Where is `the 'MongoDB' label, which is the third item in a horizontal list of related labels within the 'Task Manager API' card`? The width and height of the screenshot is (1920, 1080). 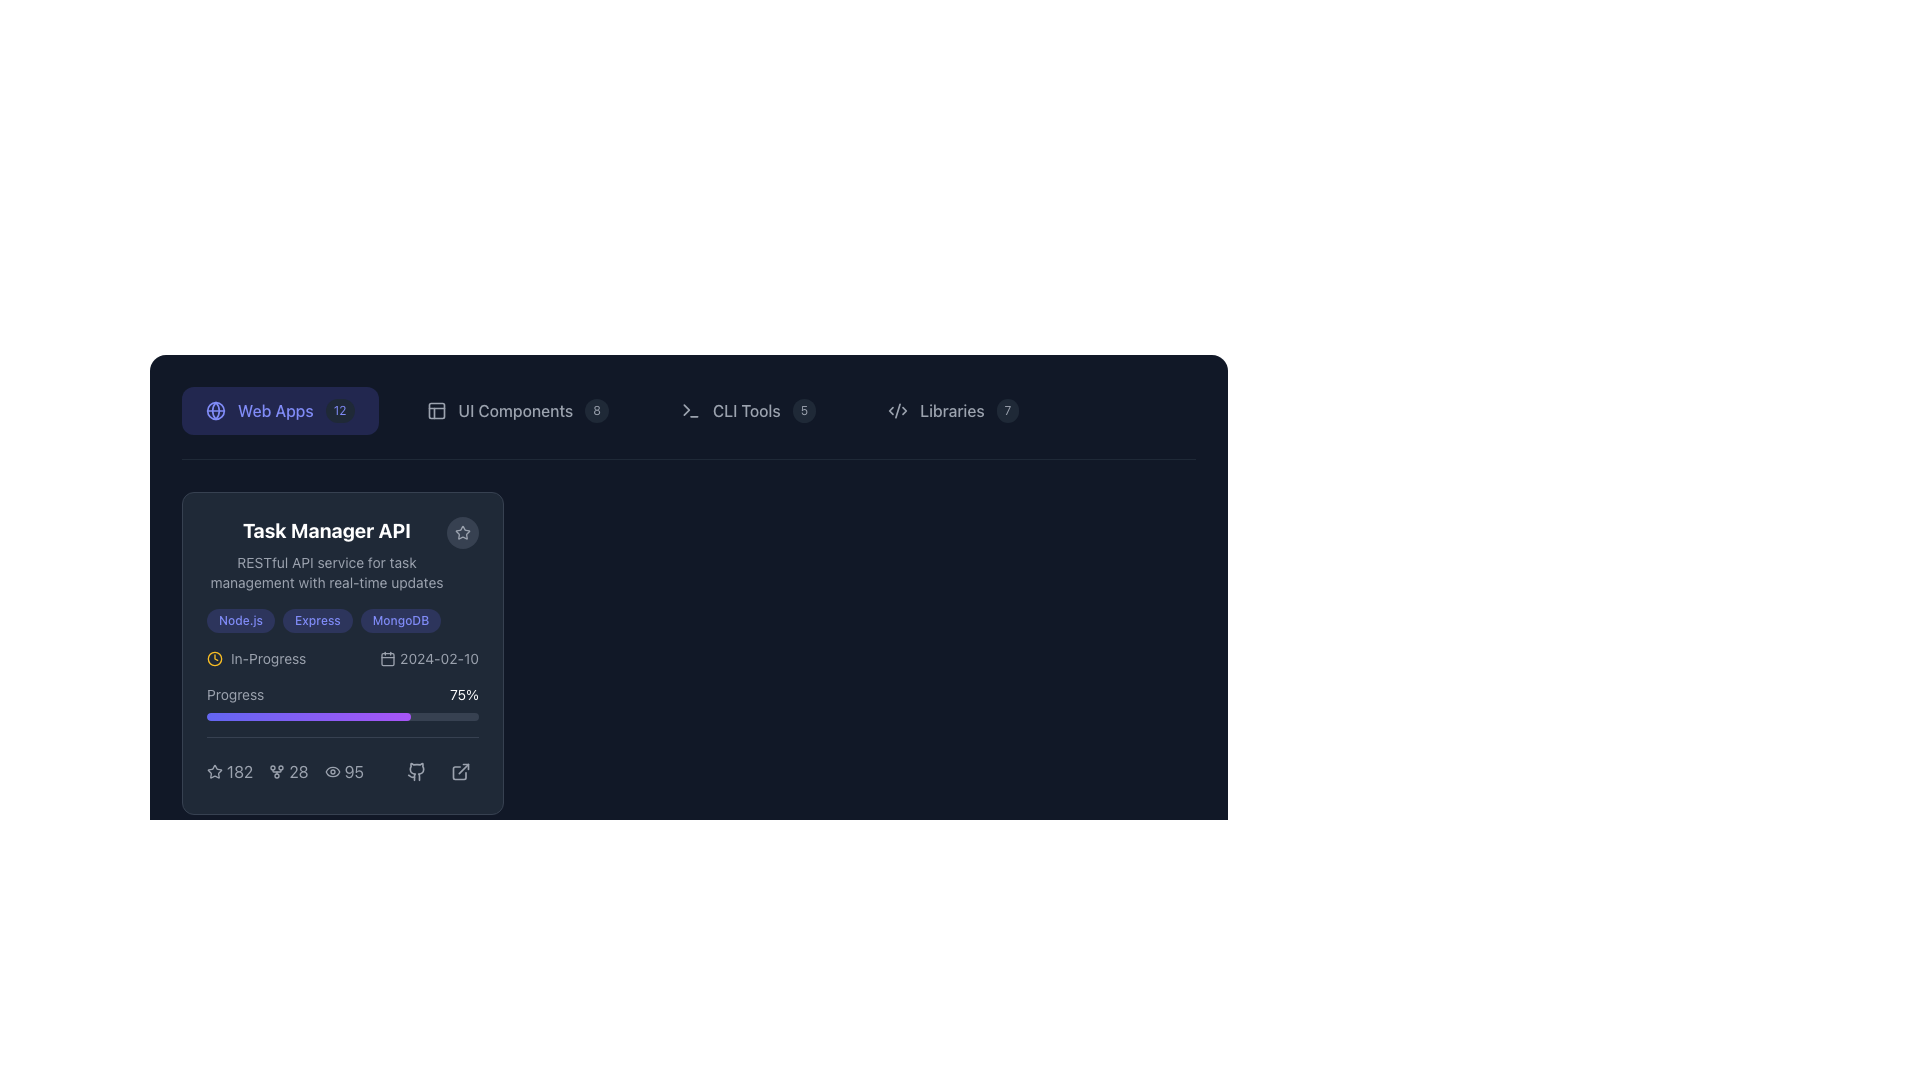
the 'MongoDB' label, which is the third item in a horizontal list of related labels within the 'Task Manager API' card is located at coordinates (400, 620).